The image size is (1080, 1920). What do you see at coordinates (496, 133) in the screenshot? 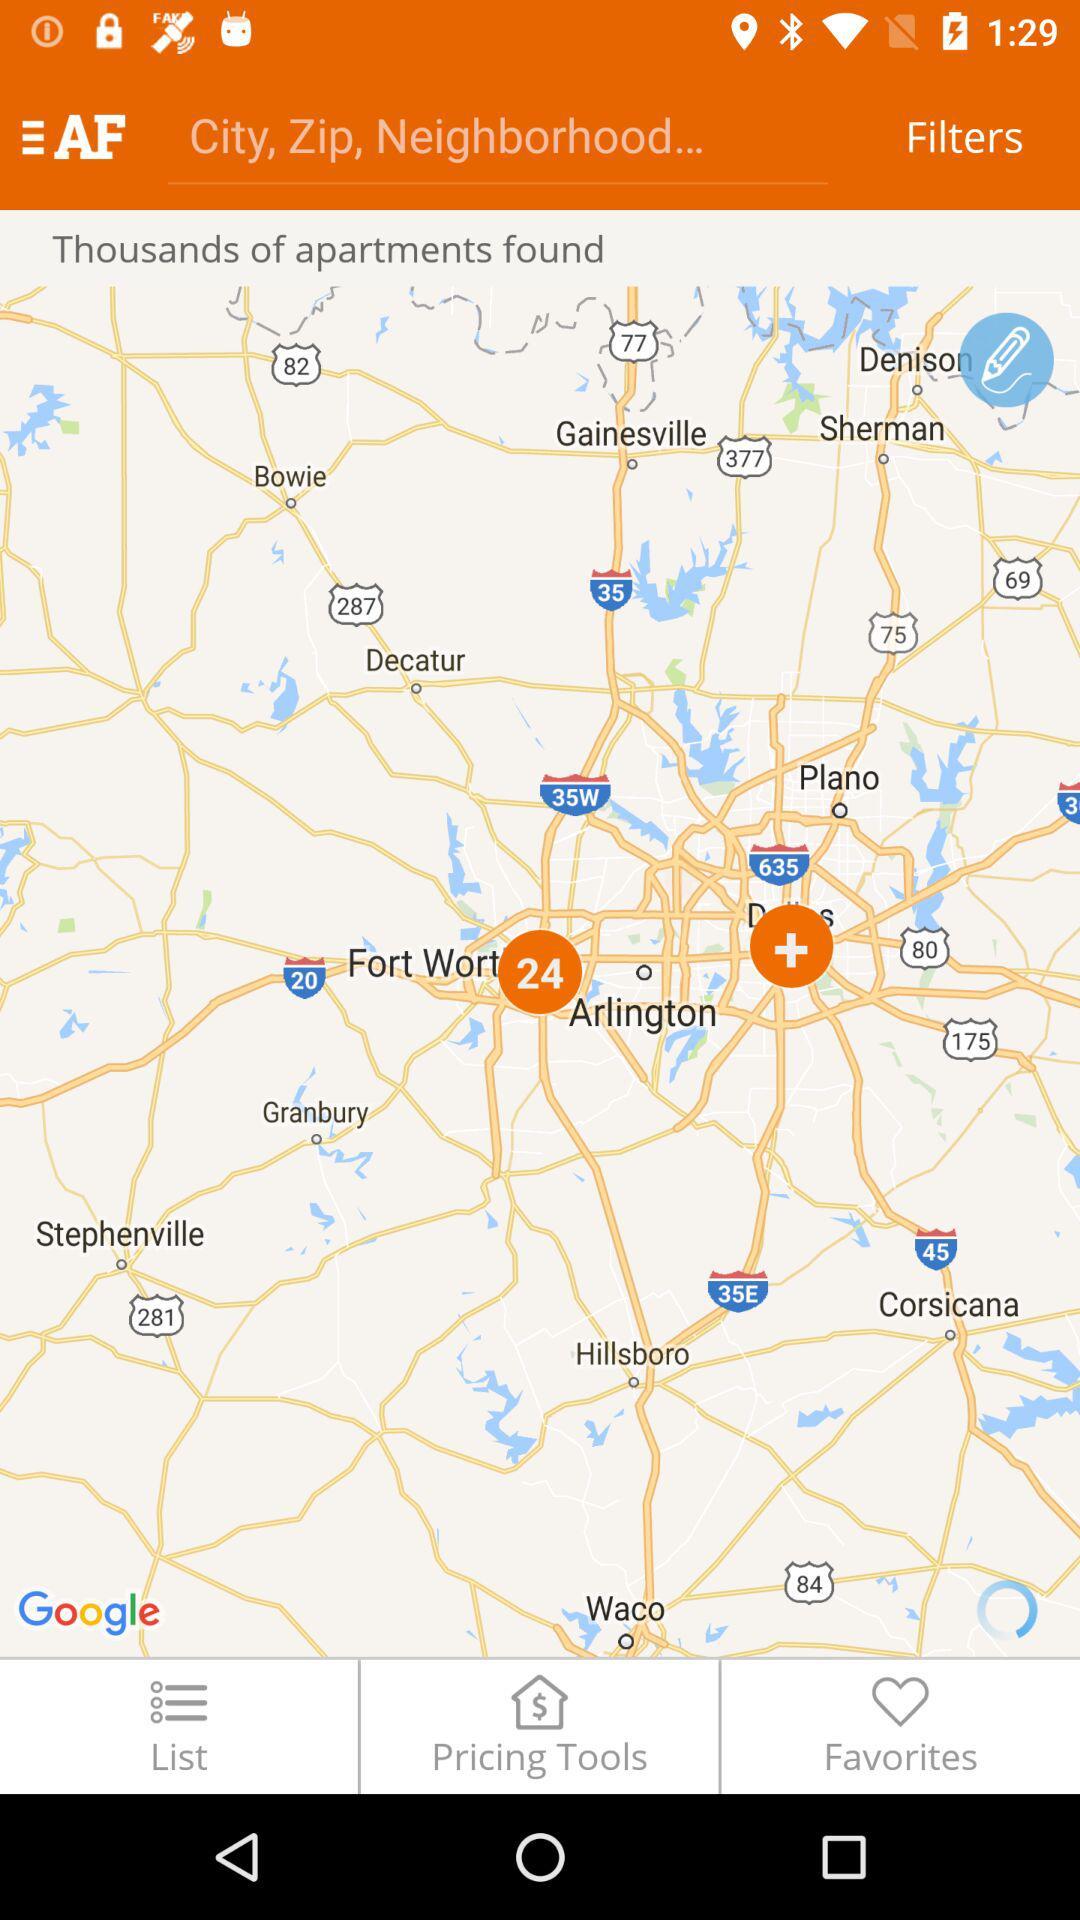
I see `city/address/zip` at bounding box center [496, 133].